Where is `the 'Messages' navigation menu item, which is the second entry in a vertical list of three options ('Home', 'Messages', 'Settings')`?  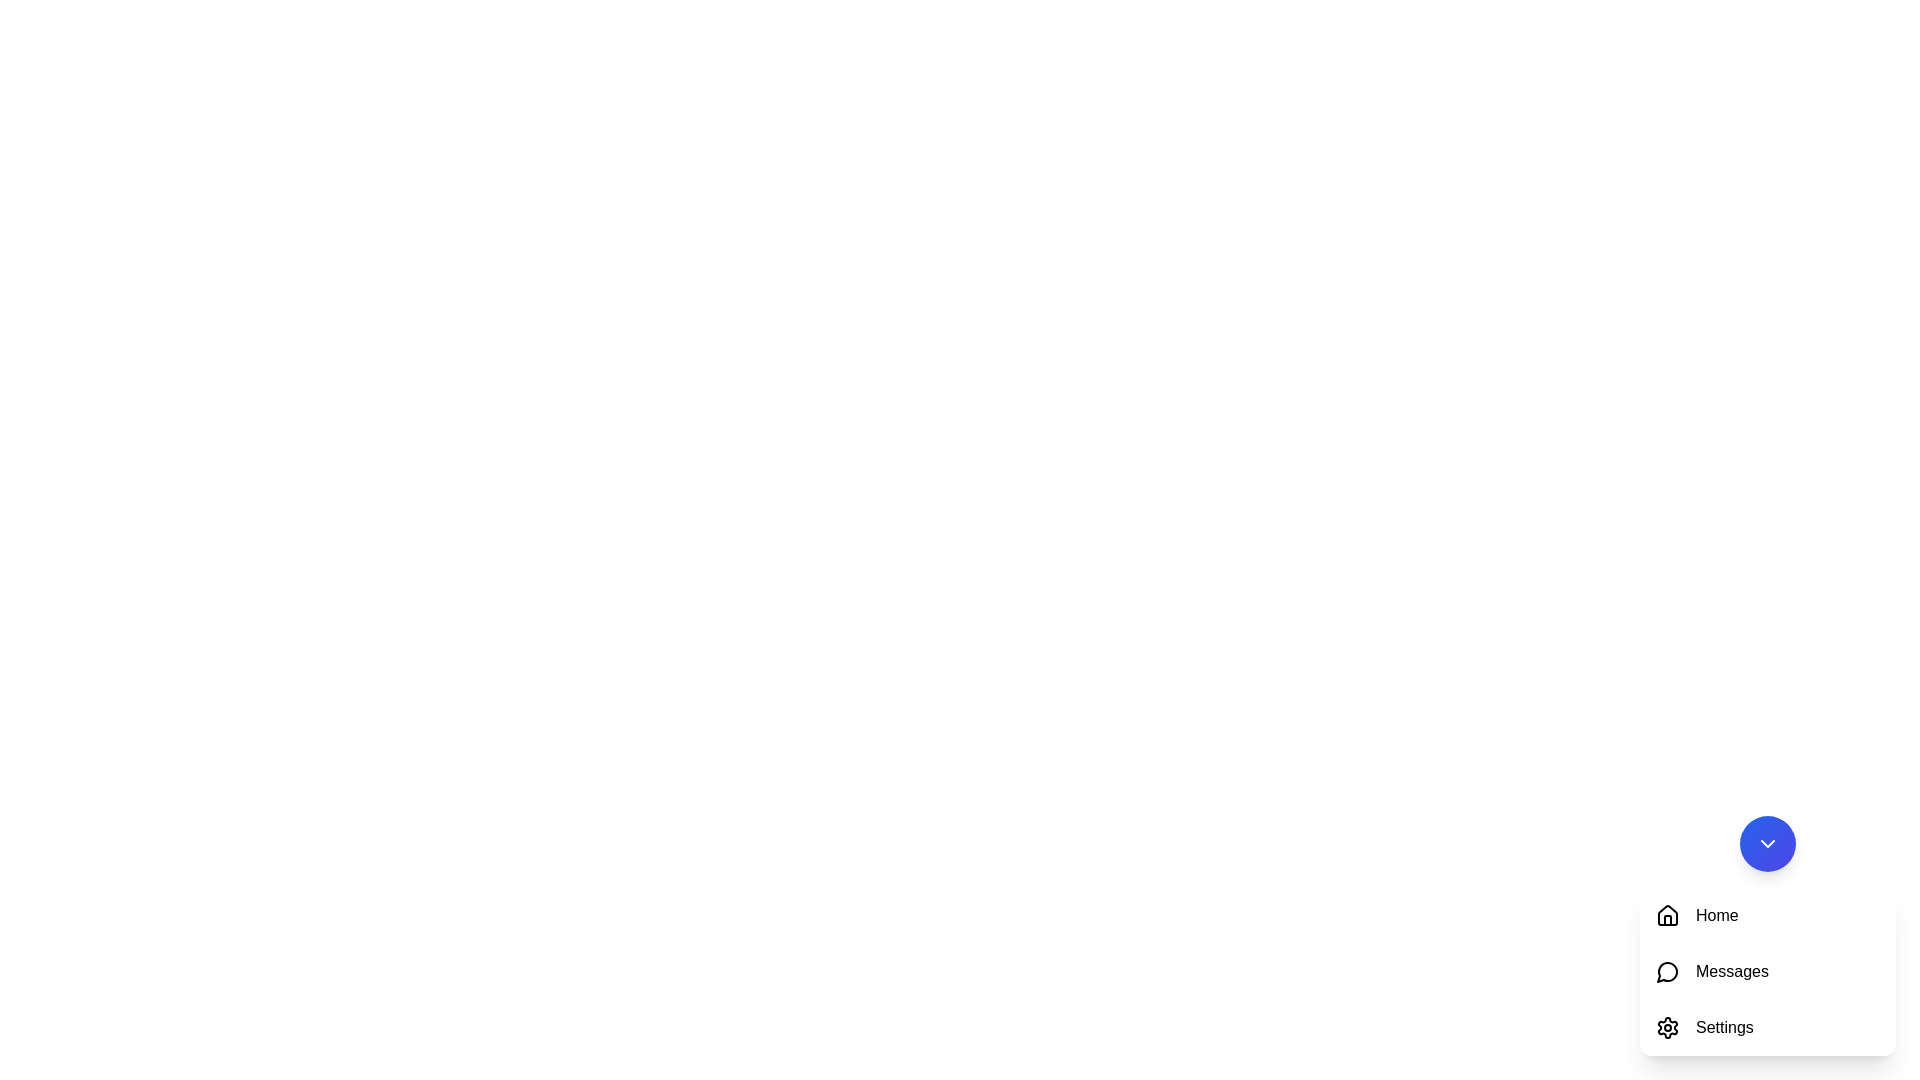
the 'Messages' navigation menu item, which is the second entry in a vertical list of three options ('Home', 'Messages', 'Settings') is located at coordinates (1767, 971).